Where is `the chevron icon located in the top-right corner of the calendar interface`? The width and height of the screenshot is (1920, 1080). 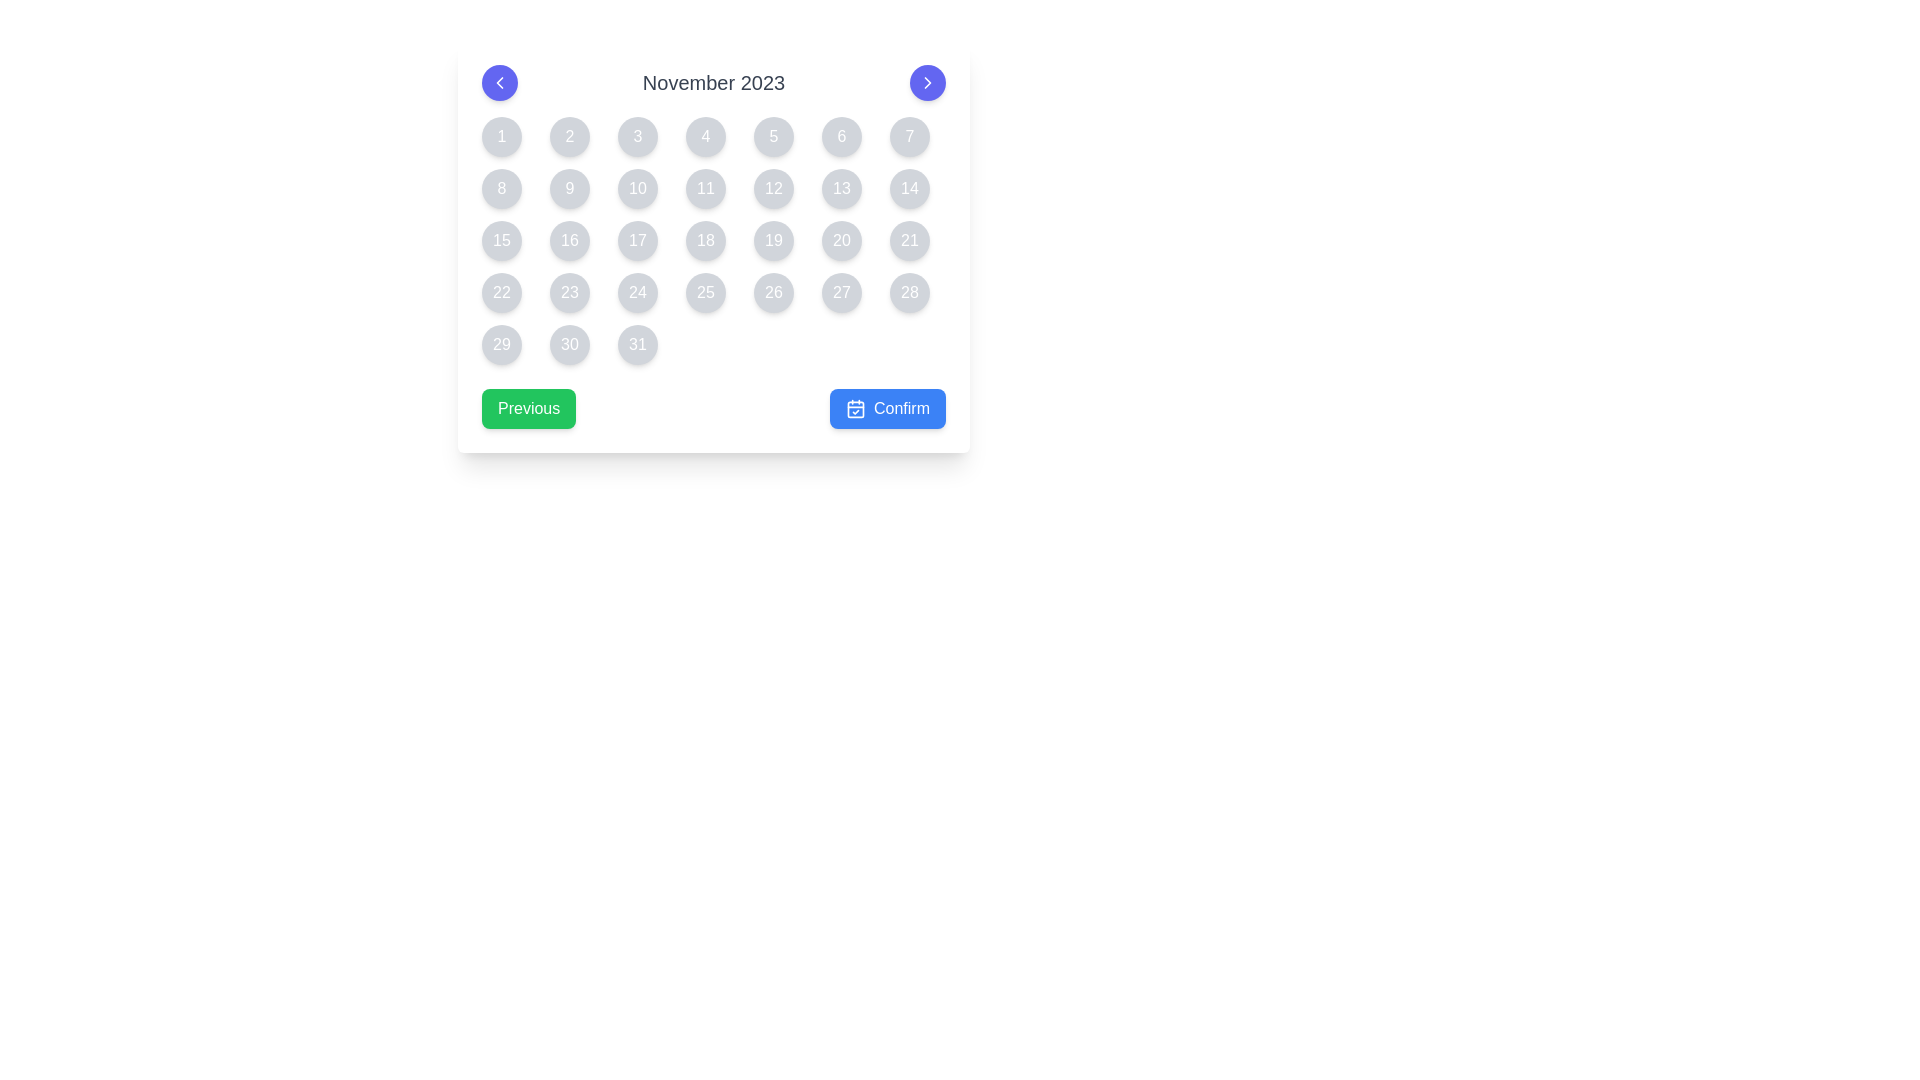
the chevron icon located in the top-right corner of the calendar interface is located at coordinates (926, 82).